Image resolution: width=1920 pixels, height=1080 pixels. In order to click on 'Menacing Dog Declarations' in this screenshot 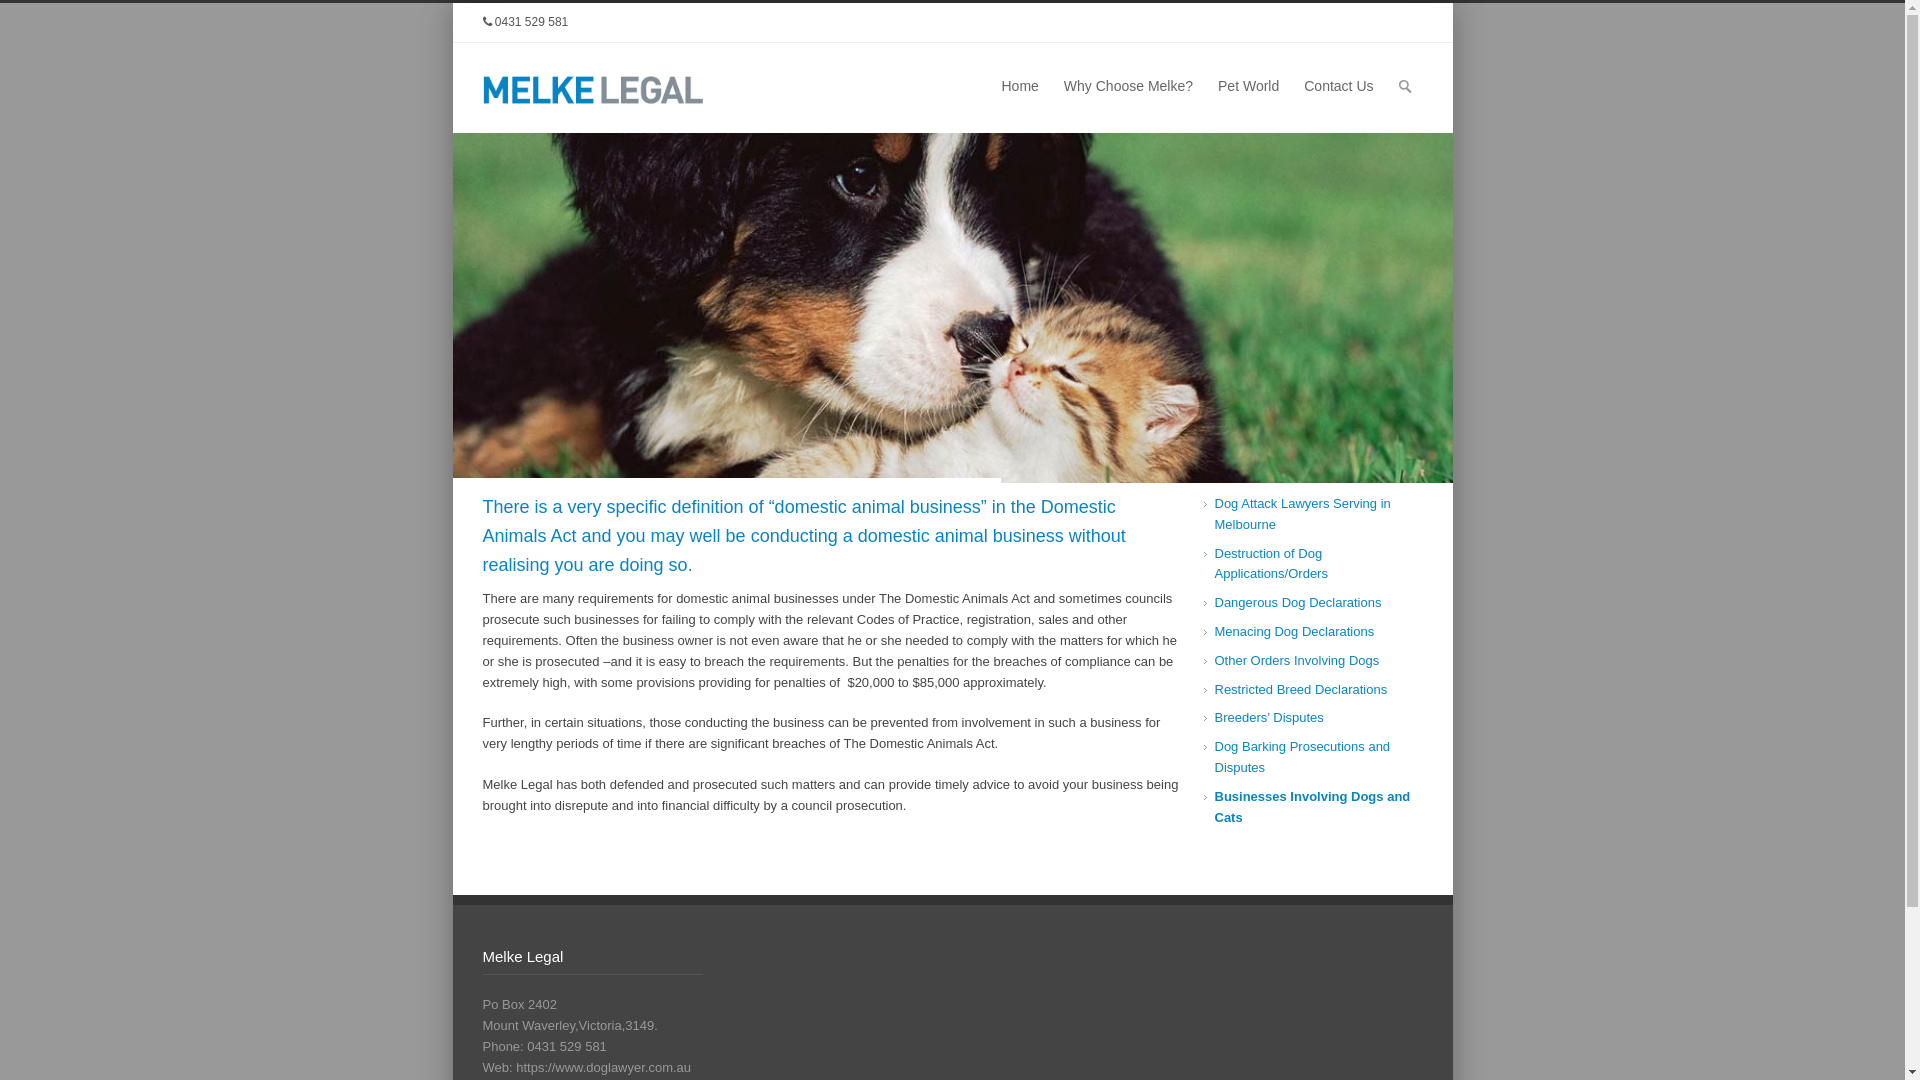, I will do `click(1294, 631)`.